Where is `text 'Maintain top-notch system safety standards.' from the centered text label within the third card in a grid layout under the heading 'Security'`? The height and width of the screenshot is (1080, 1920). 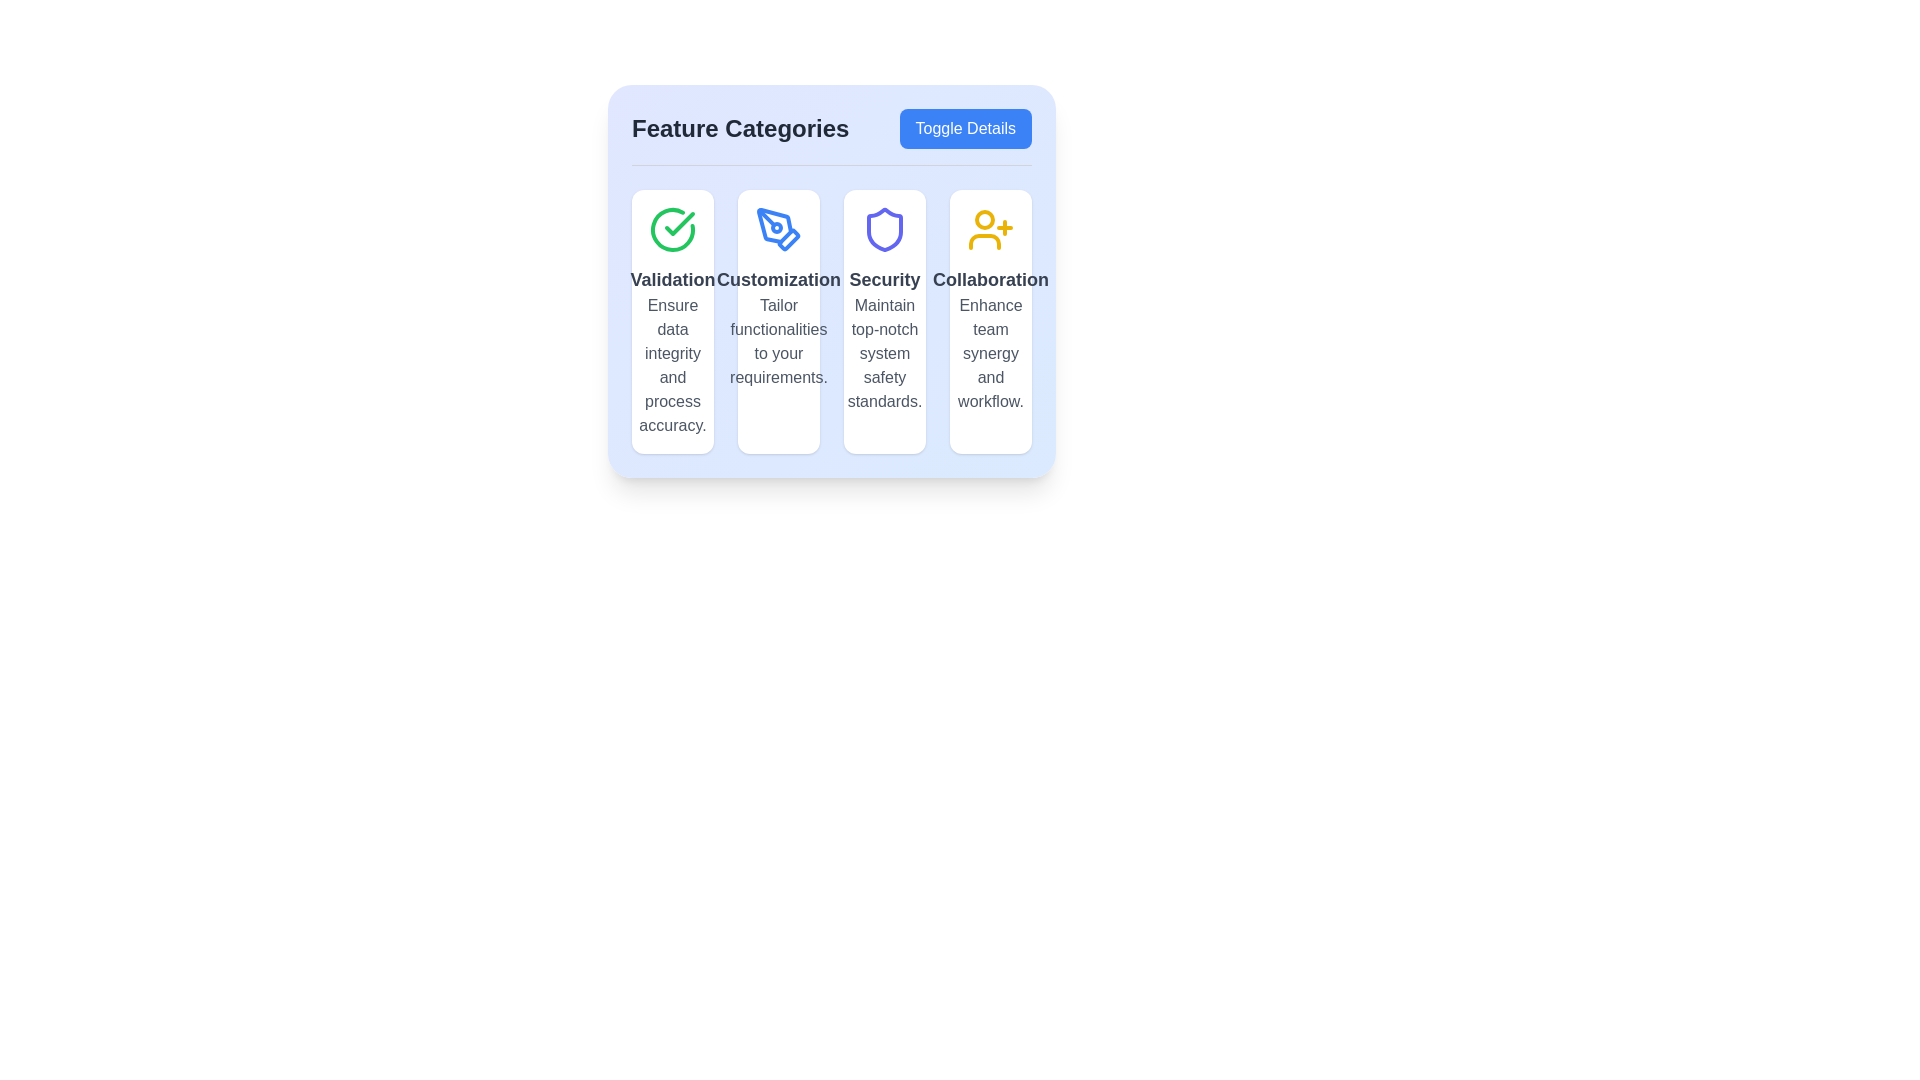
text 'Maintain top-notch system safety standards.' from the centered text label within the third card in a grid layout under the heading 'Security' is located at coordinates (883, 353).